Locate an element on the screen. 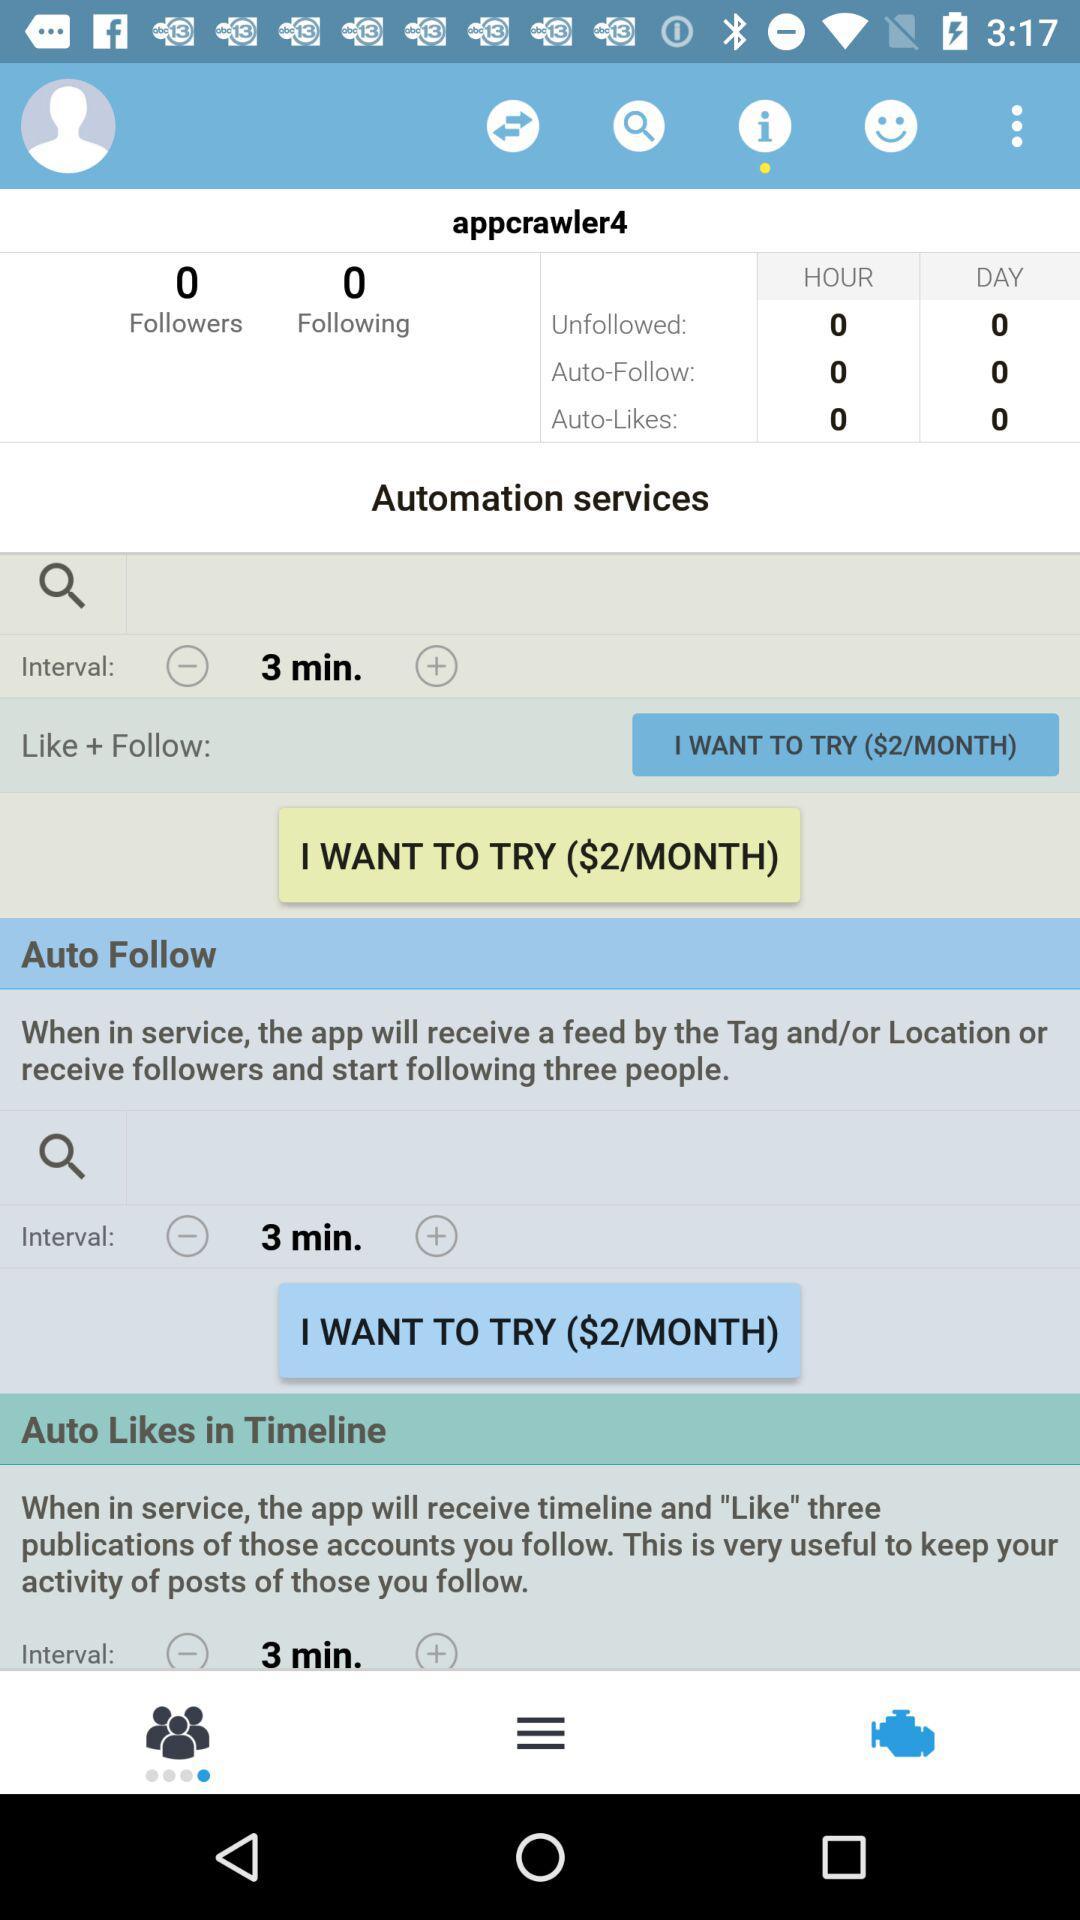  the icon at the bottom right corner is located at coordinates (900, 1730).